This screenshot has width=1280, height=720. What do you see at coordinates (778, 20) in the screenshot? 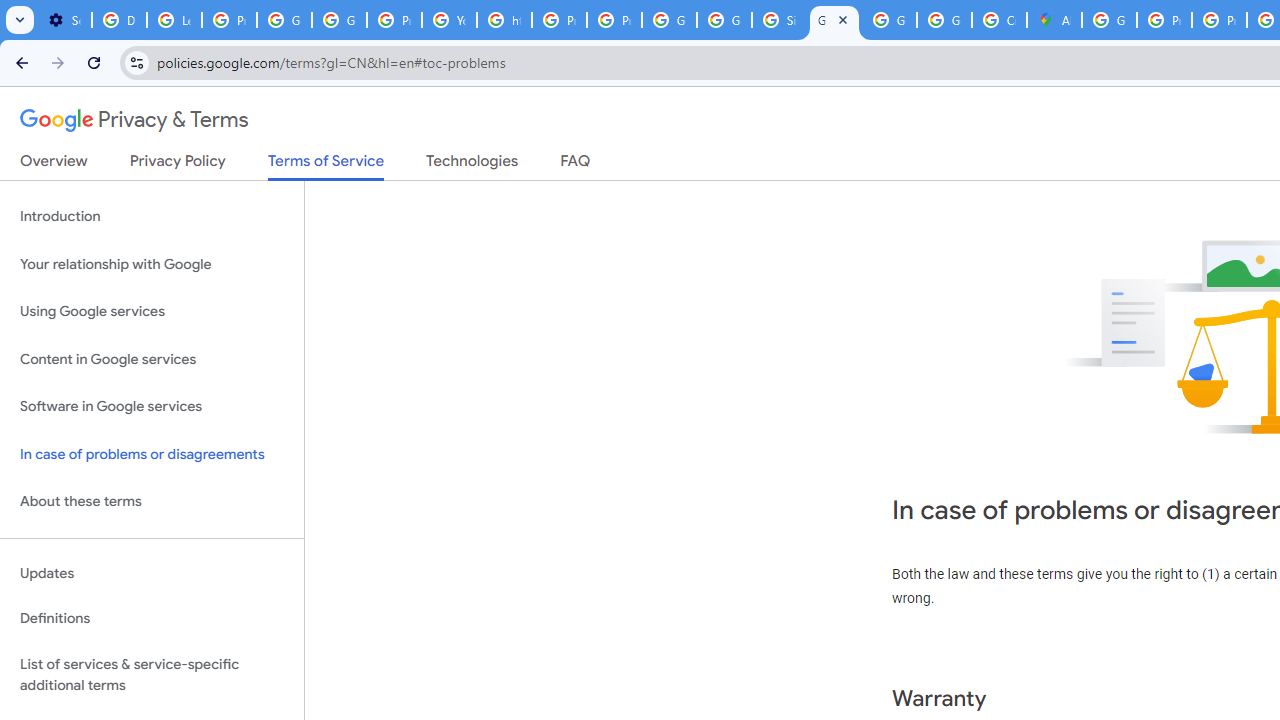
I see `'Sign in - Google Accounts'` at bounding box center [778, 20].